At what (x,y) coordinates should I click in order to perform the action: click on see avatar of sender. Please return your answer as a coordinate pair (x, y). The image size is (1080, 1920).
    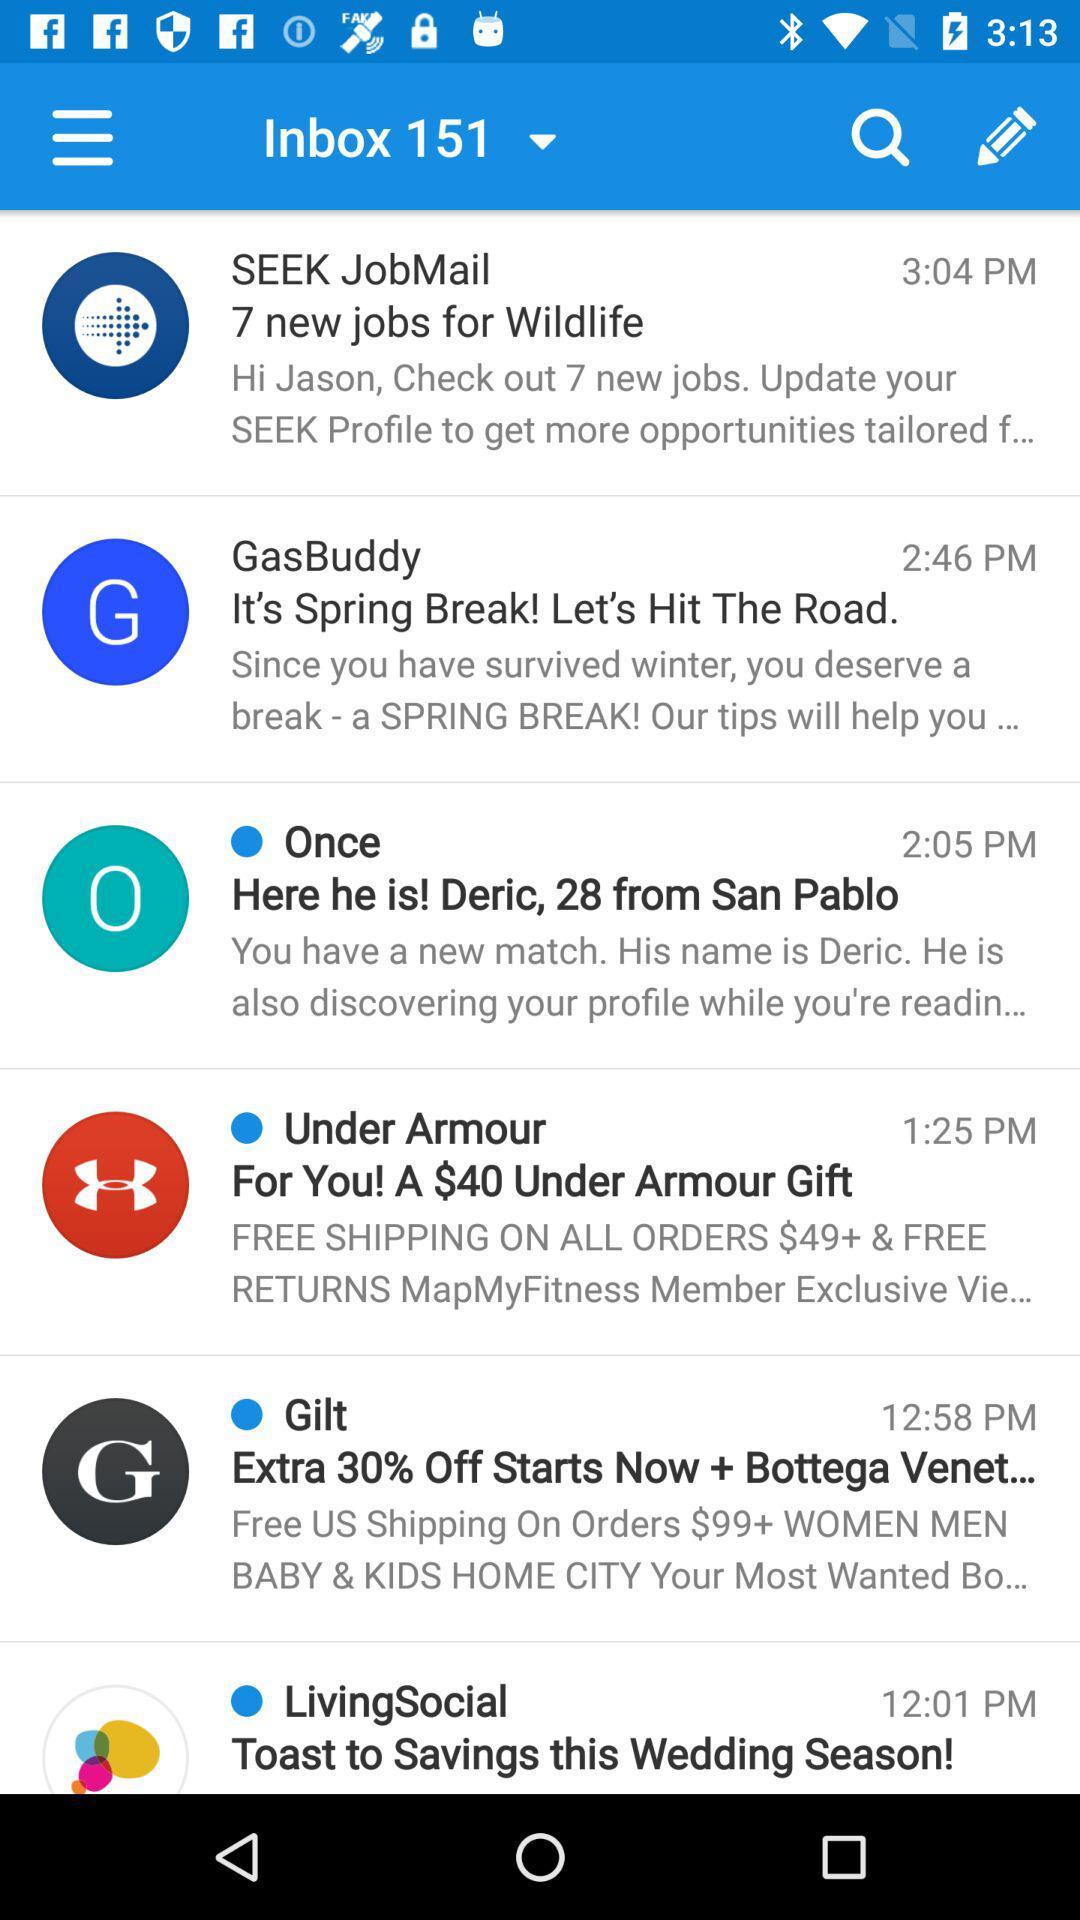
    Looking at the image, I should click on (115, 1471).